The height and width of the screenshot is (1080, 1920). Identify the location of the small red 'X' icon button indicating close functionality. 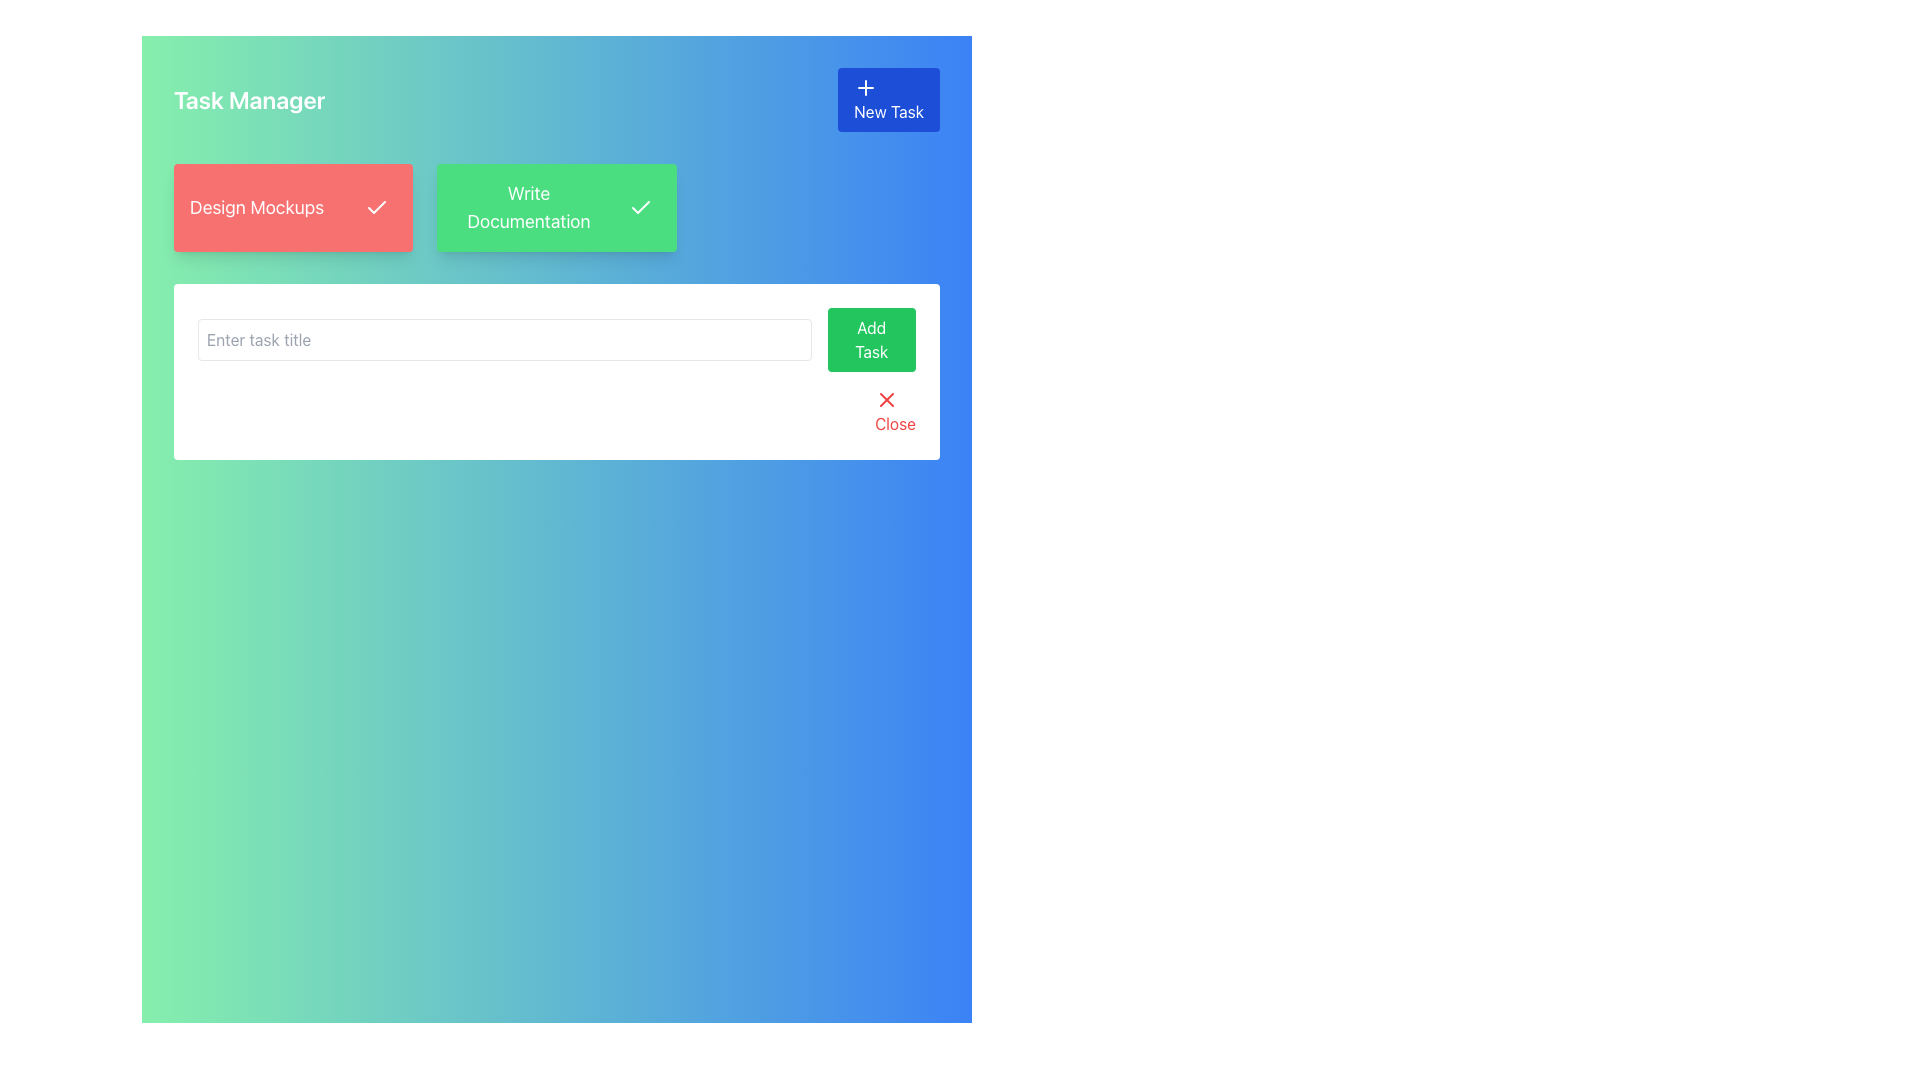
(886, 400).